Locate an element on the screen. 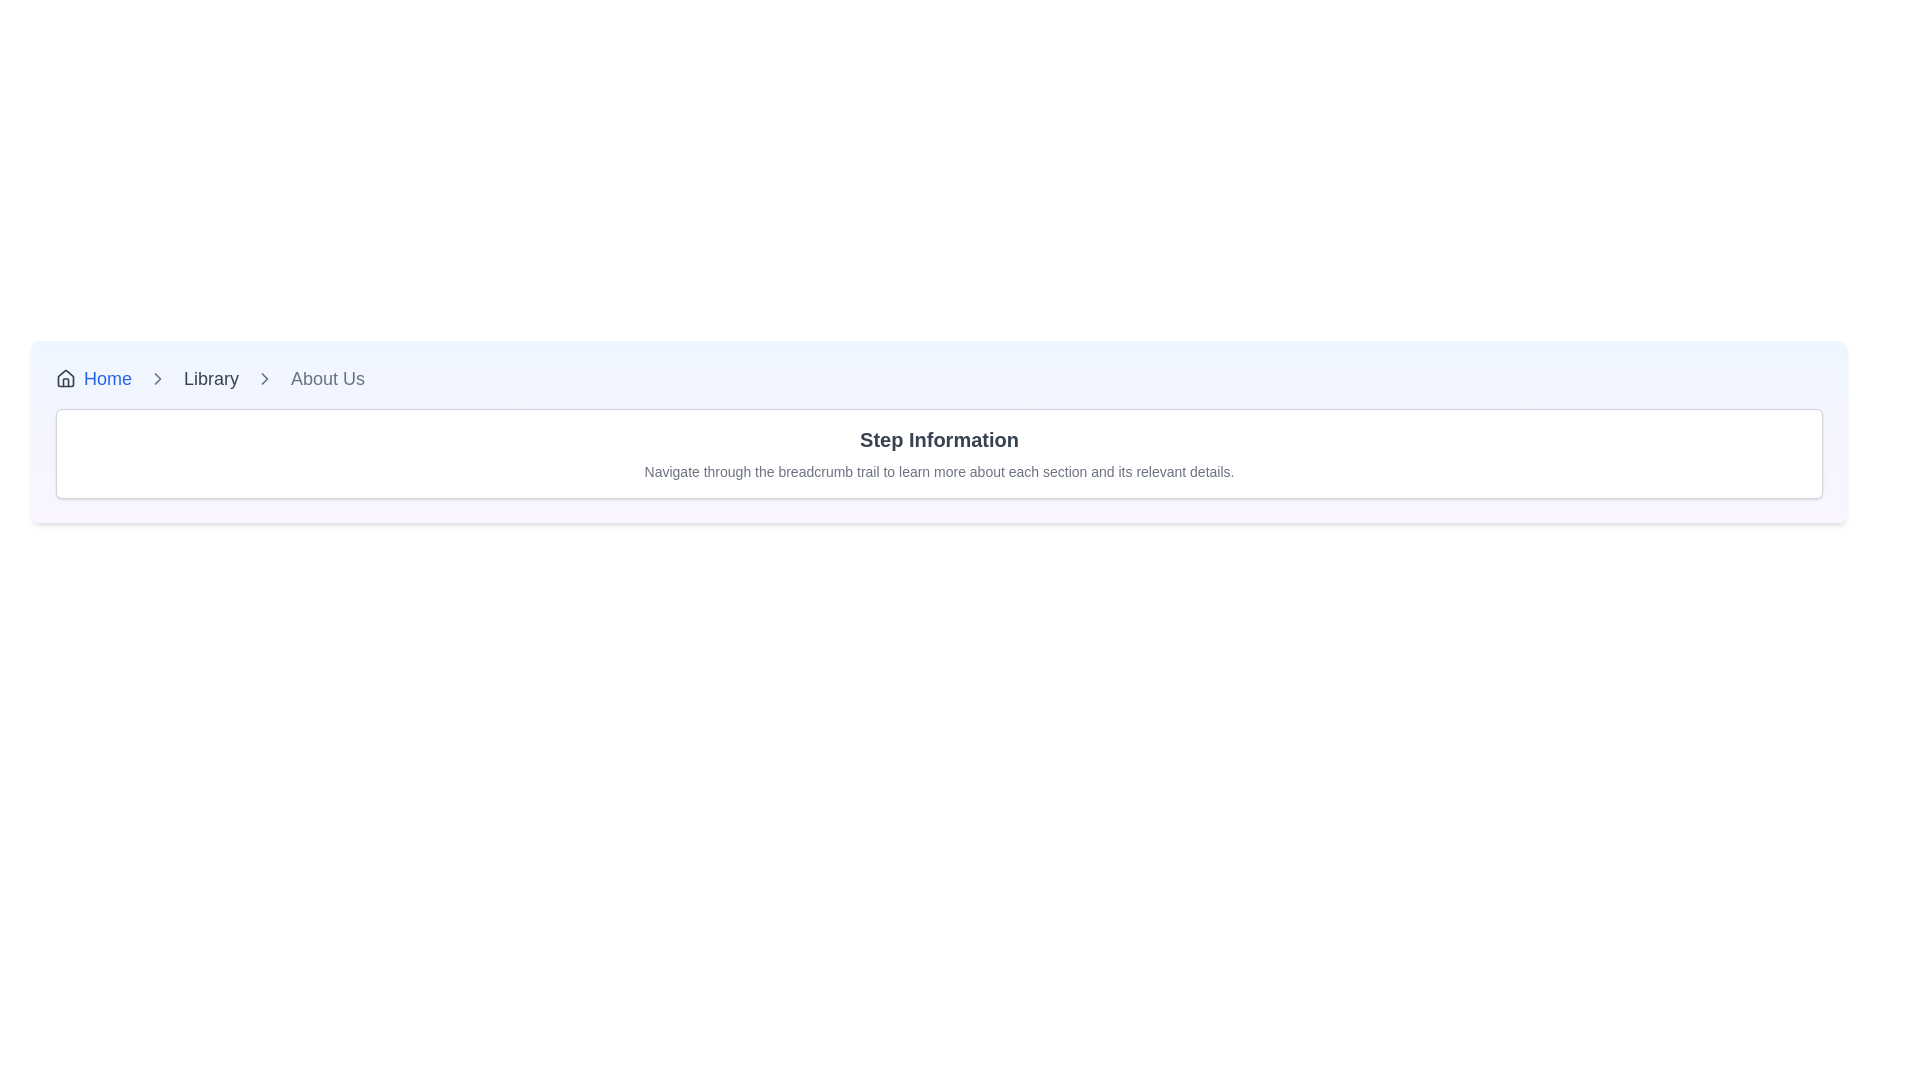 The width and height of the screenshot is (1920, 1080). the clickable text link in the breadcrumb navigation bar that redirects to the 'Library' section of the application is located at coordinates (211, 378).